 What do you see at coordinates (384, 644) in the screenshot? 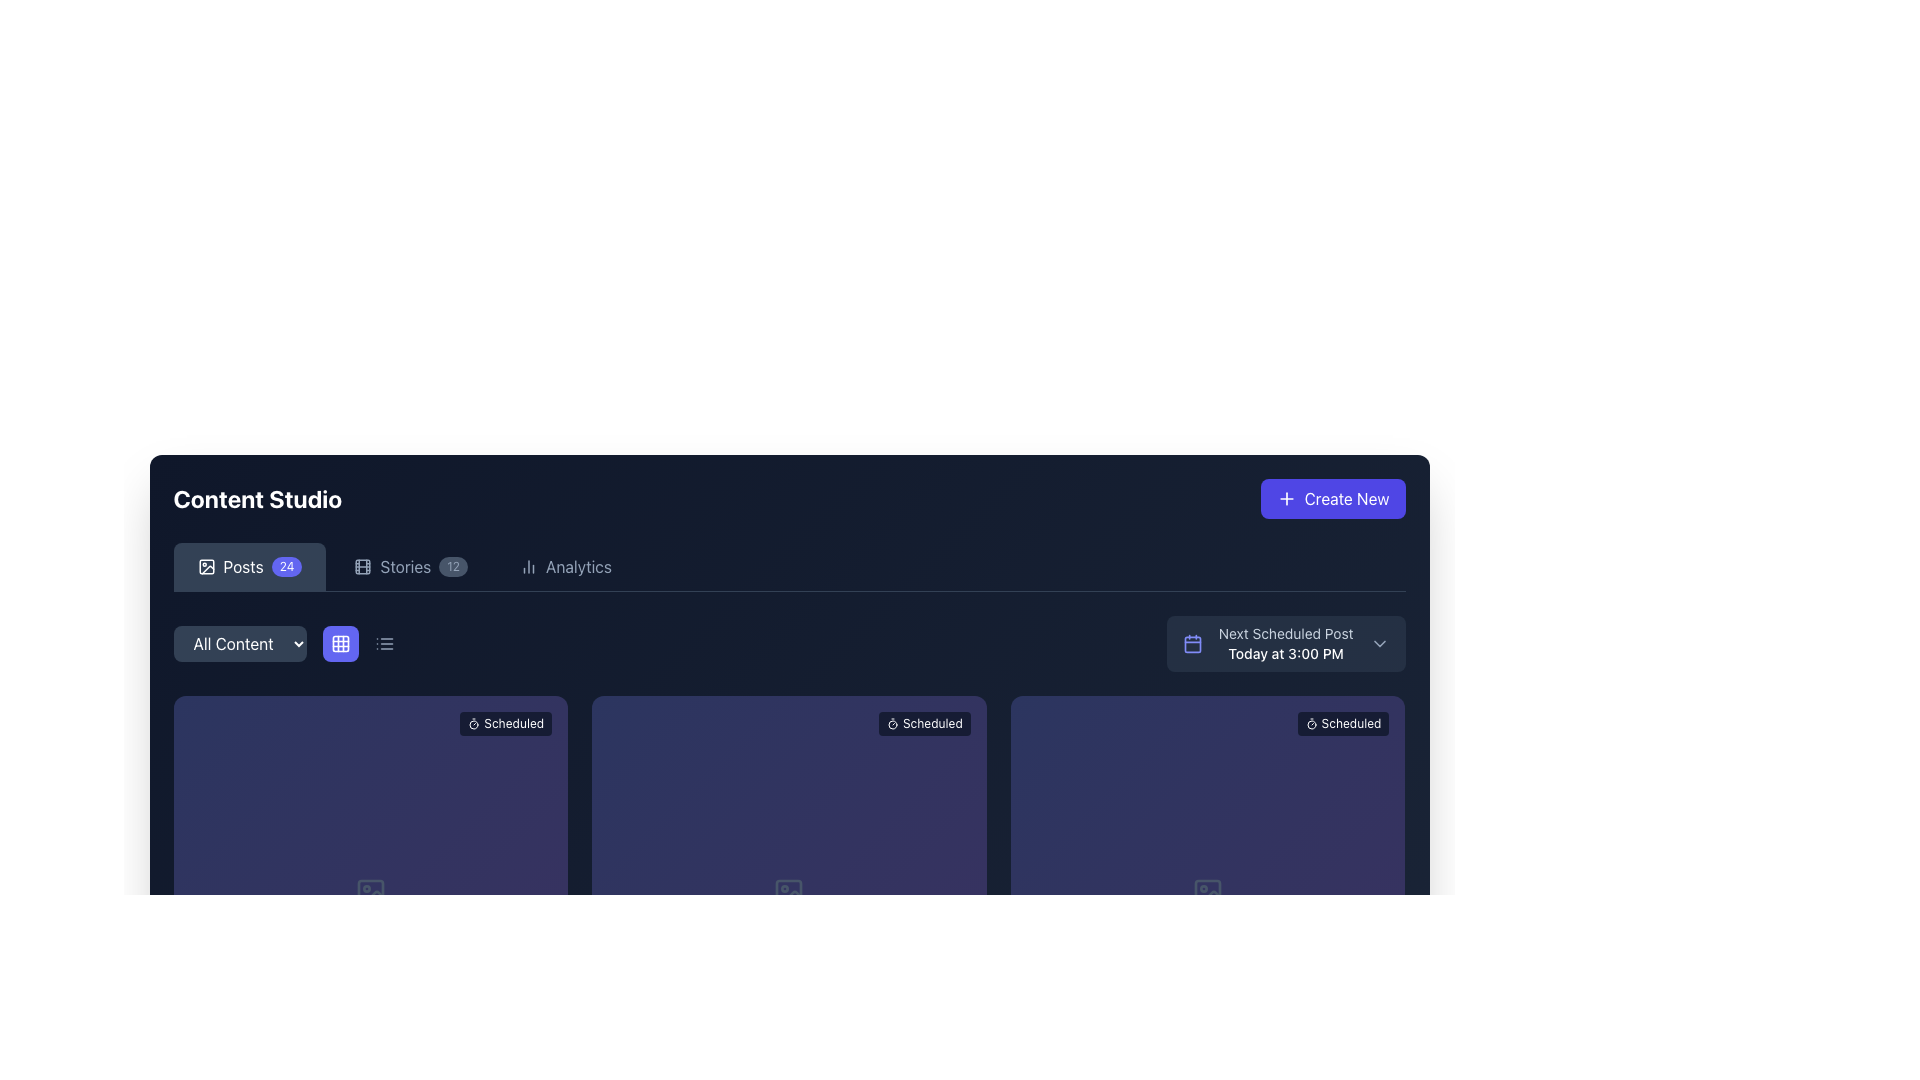
I see `the button located in the horizontal toolbar that toggles the view mode to list layout` at bounding box center [384, 644].